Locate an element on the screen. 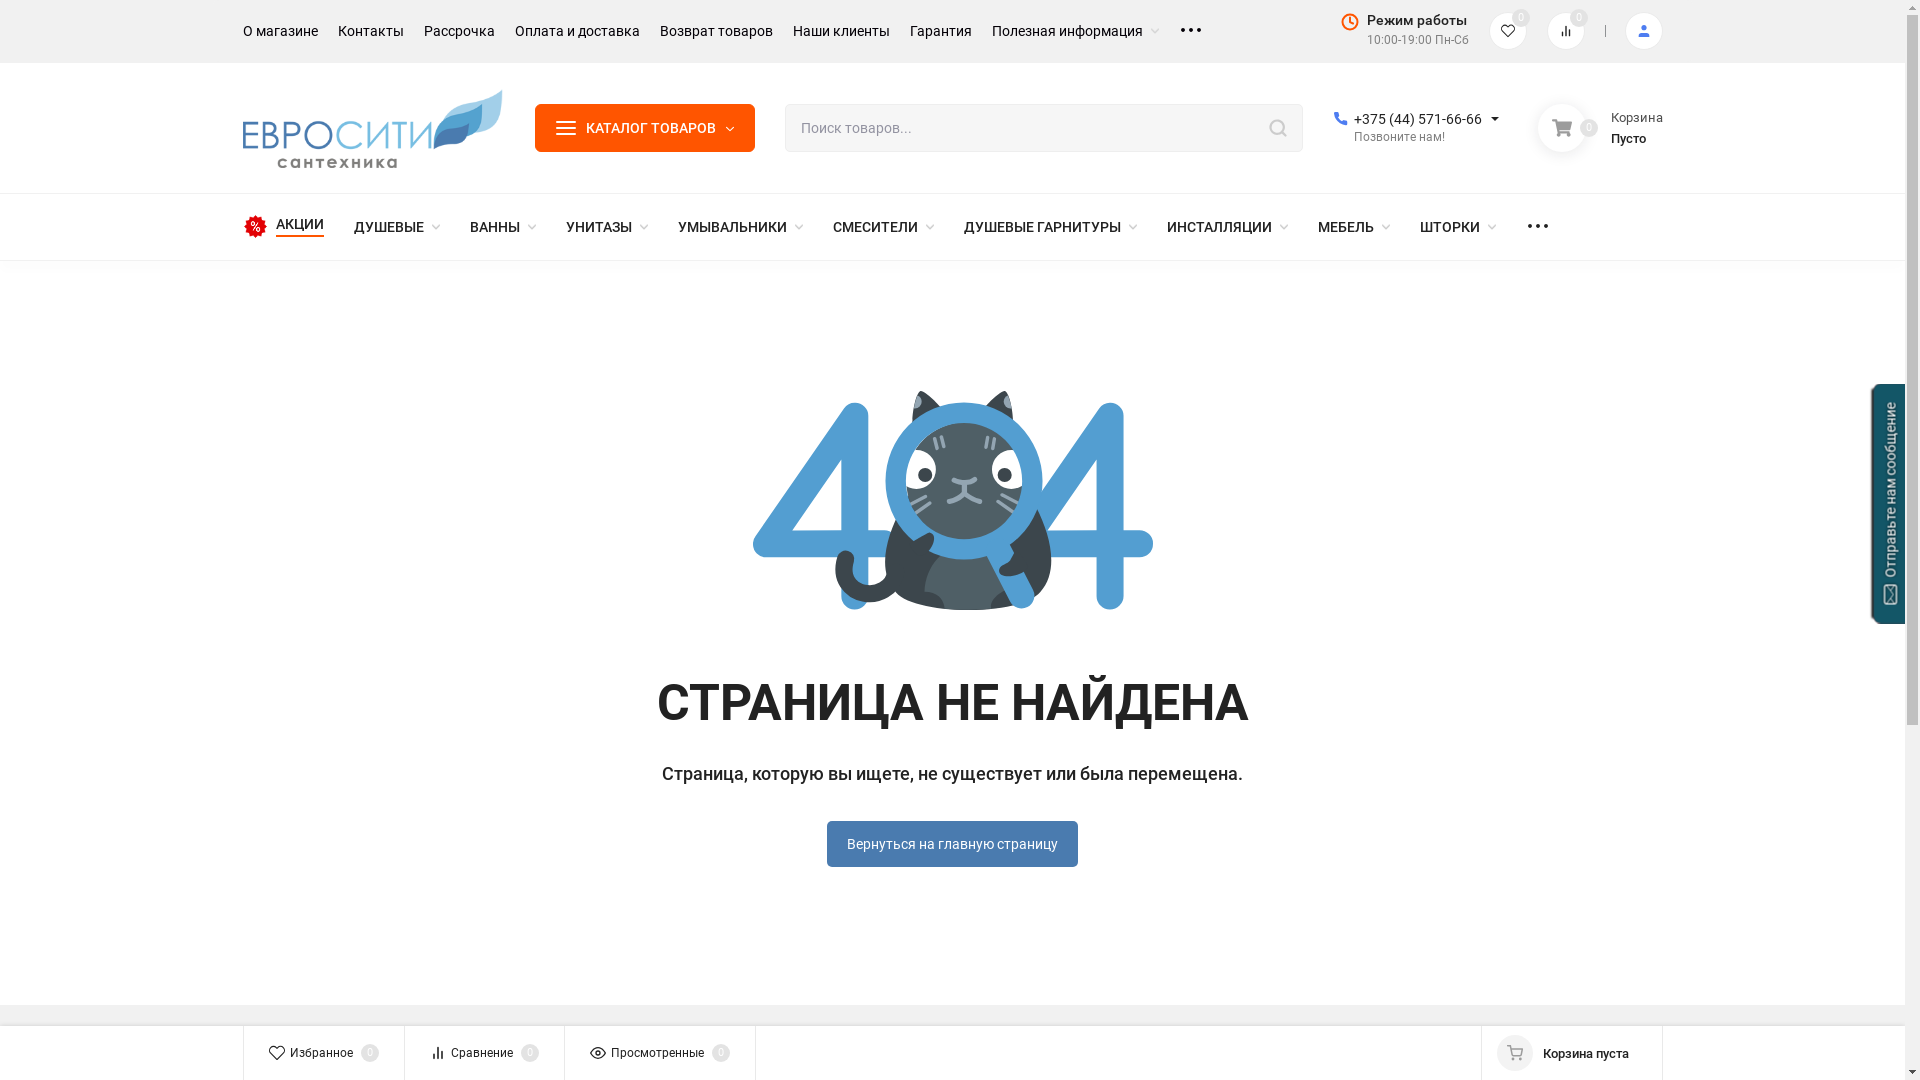 Image resolution: width=1920 pixels, height=1080 pixels. '+375 (44) 571-66-66' is located at coordinates (1416, 119).